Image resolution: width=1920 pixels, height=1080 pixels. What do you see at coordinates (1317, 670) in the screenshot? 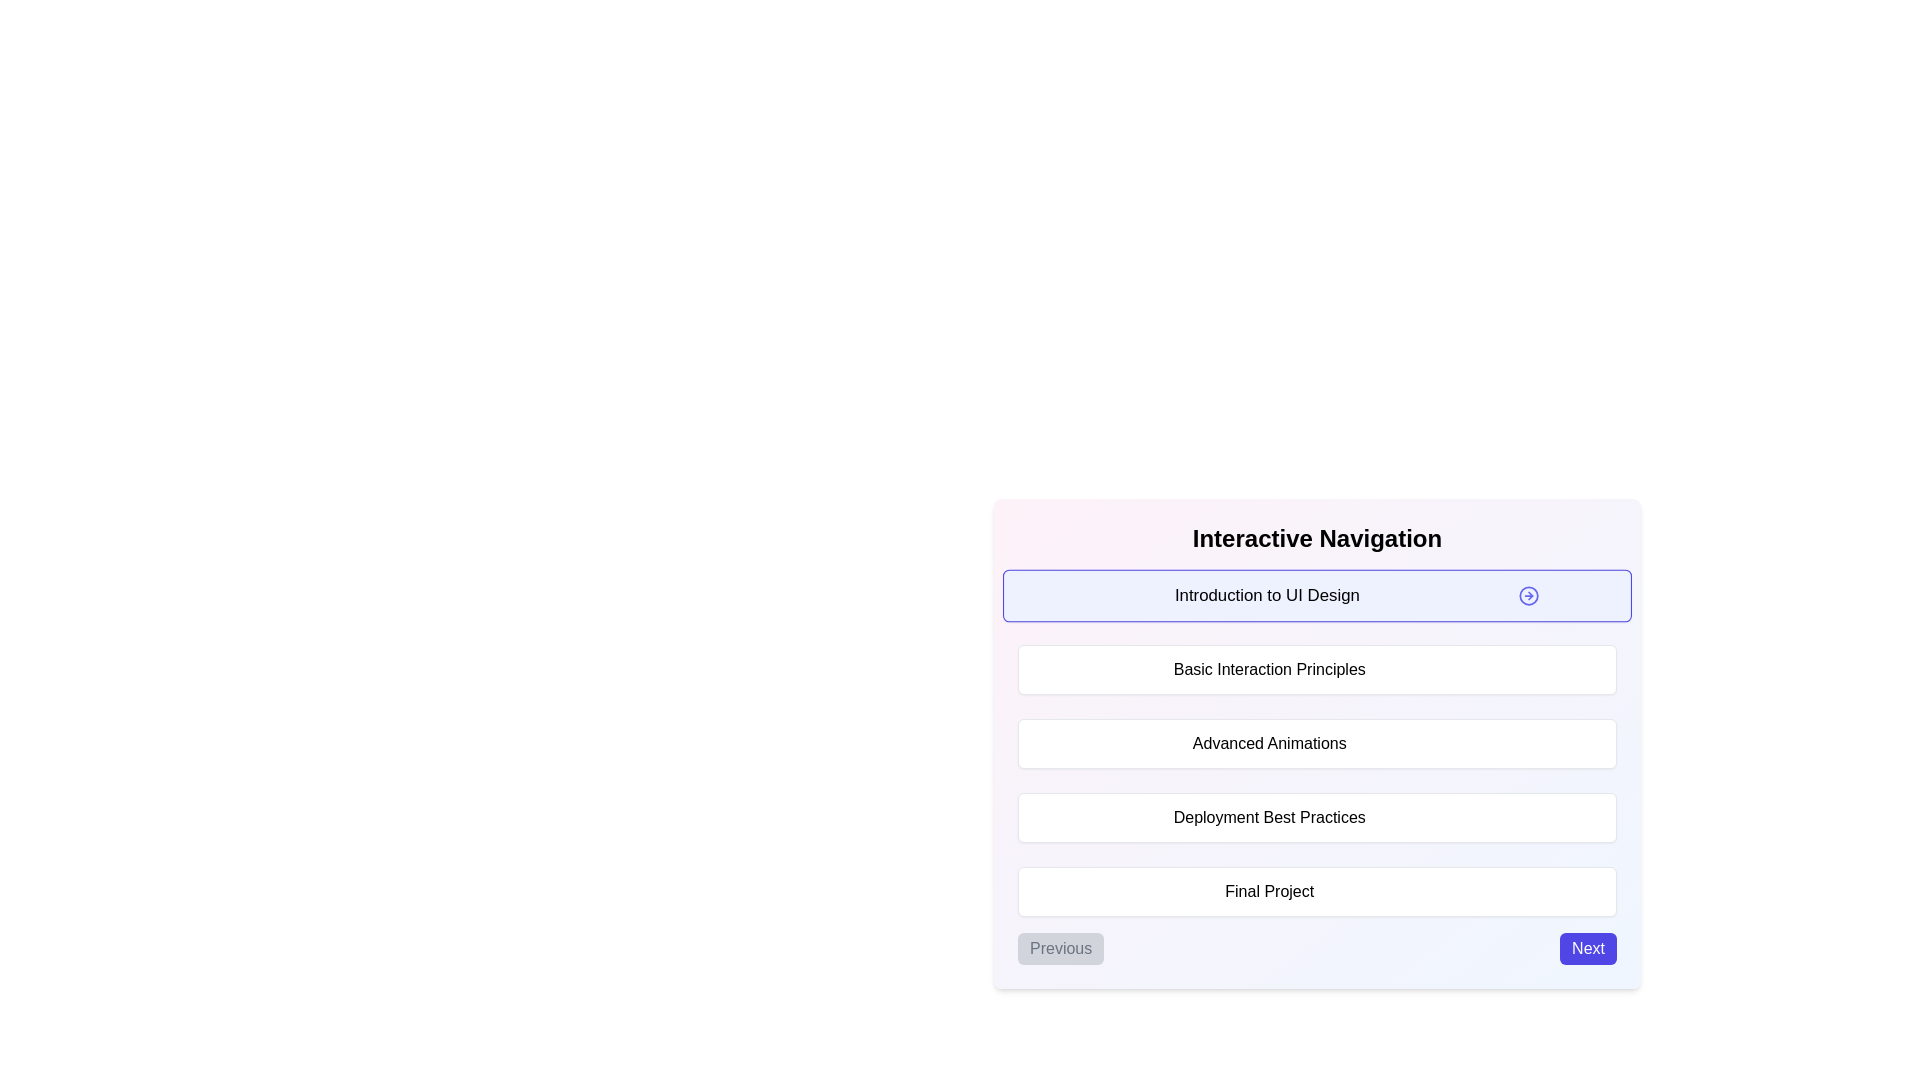
I see `the step labeled Basic Interaction Principles to navigate to it` at bounding box center [1317, 670].